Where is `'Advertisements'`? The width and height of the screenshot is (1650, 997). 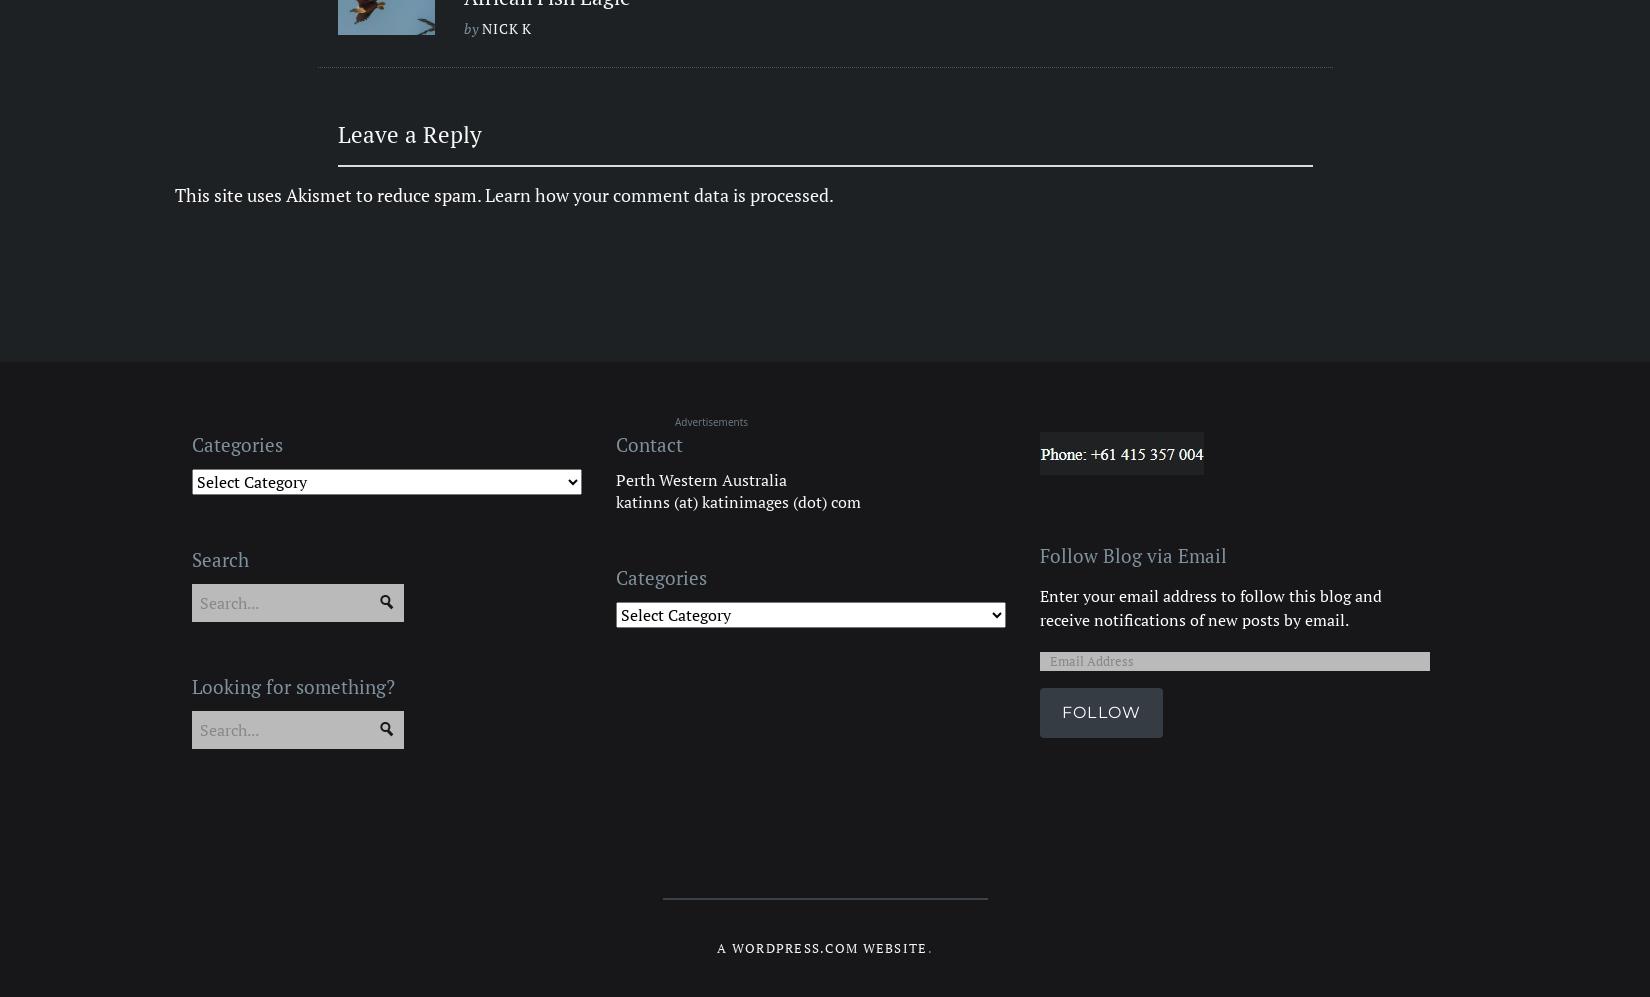
'Advertisements' is located at coordinates (709, 420).